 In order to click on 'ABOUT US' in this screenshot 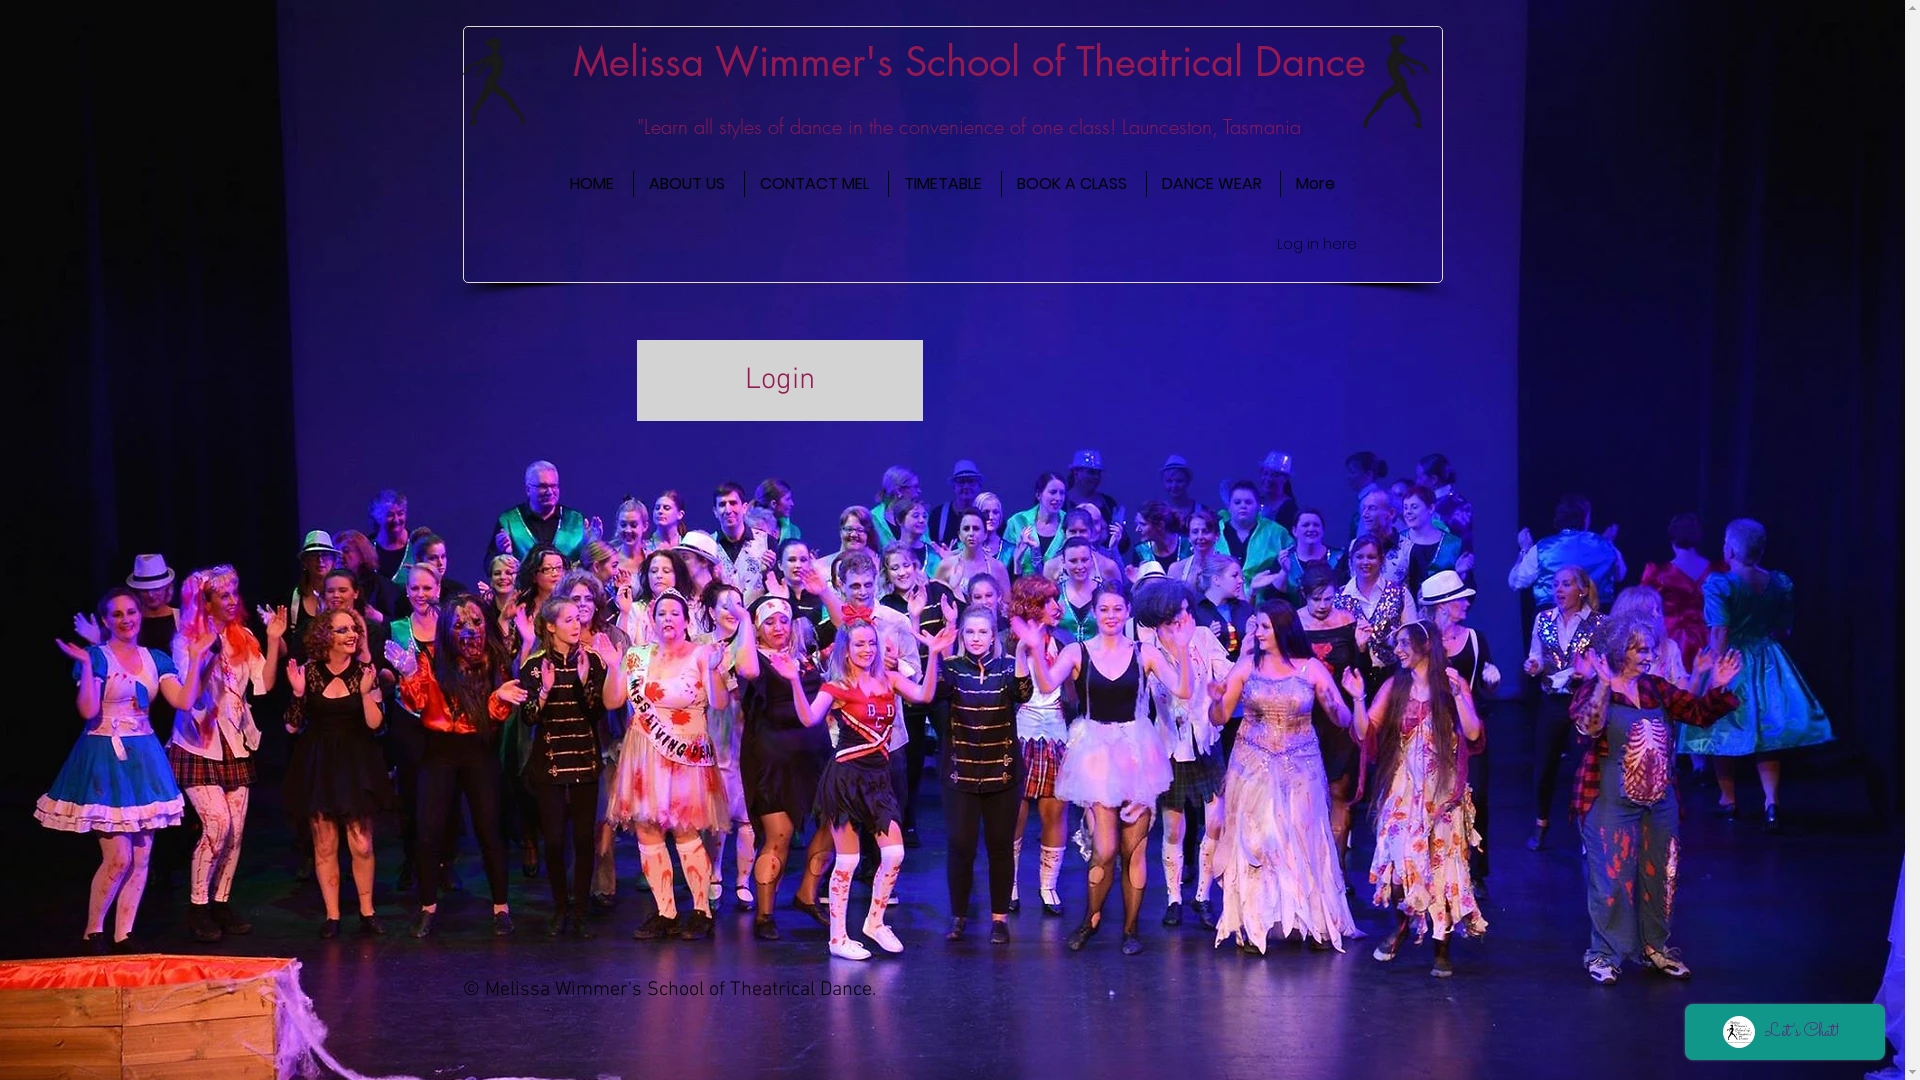, I will do `click(632, 184)`.